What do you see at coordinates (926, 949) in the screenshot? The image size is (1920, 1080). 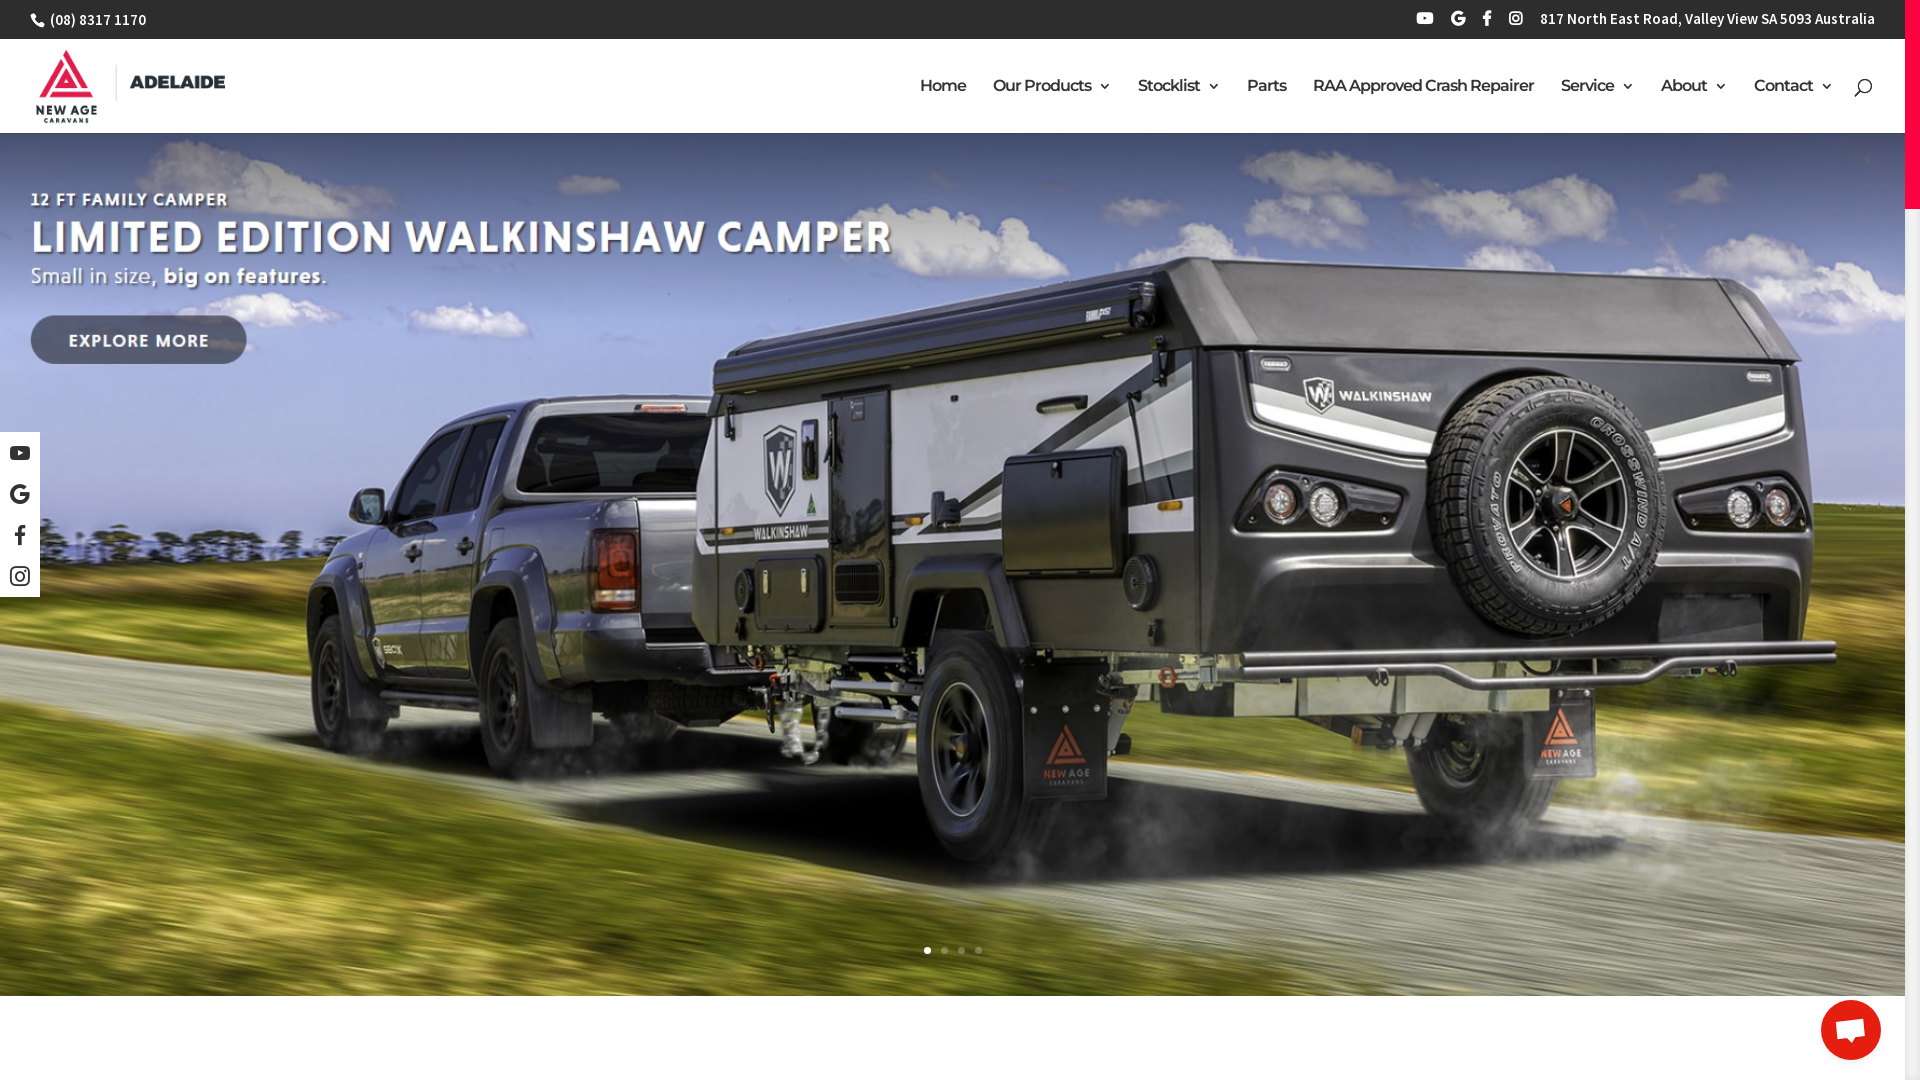 I see `'1'` at bounding box center [926, 949].